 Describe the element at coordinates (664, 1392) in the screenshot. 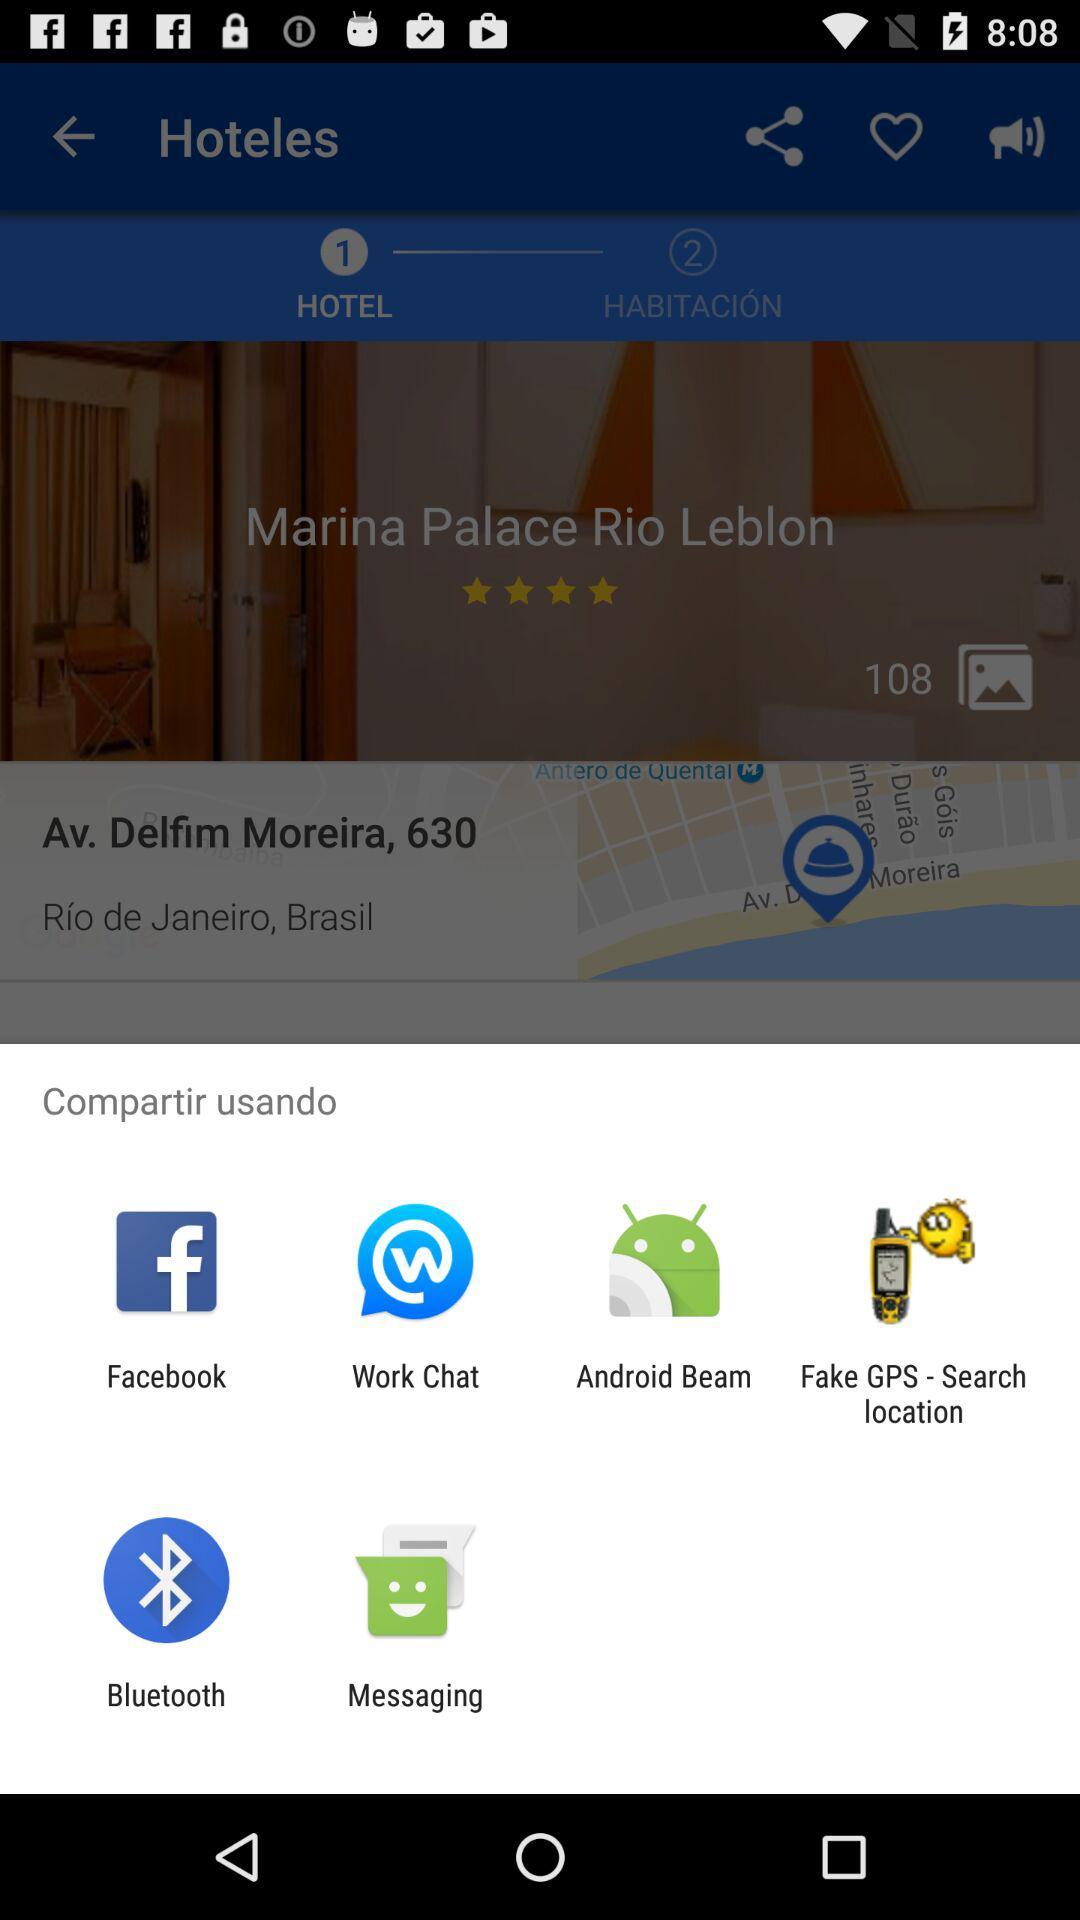

I see `the icon next to the work chat item` at that location.